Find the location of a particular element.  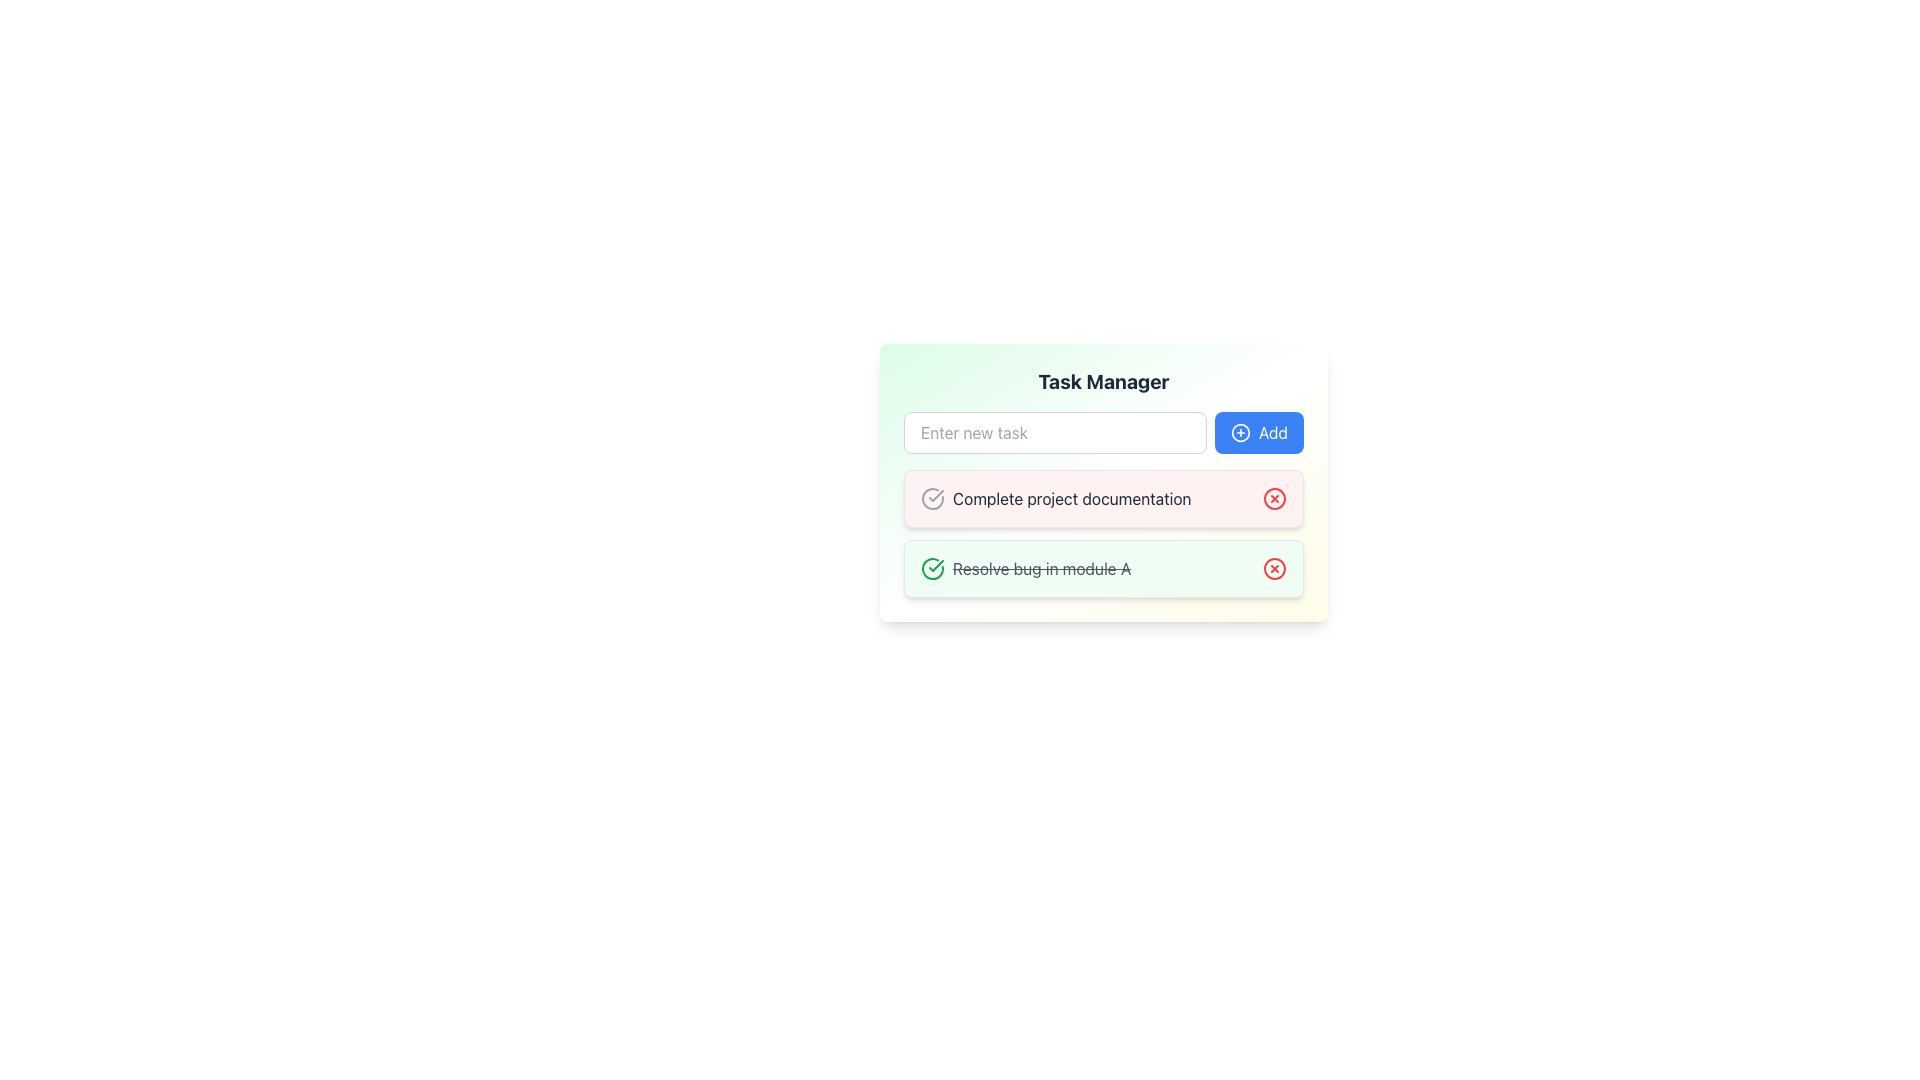

the small checkmark symbol inside the circular green icon next to the task item labeled 'Resolve bug in module A.' is located at coordinates (935, 495).